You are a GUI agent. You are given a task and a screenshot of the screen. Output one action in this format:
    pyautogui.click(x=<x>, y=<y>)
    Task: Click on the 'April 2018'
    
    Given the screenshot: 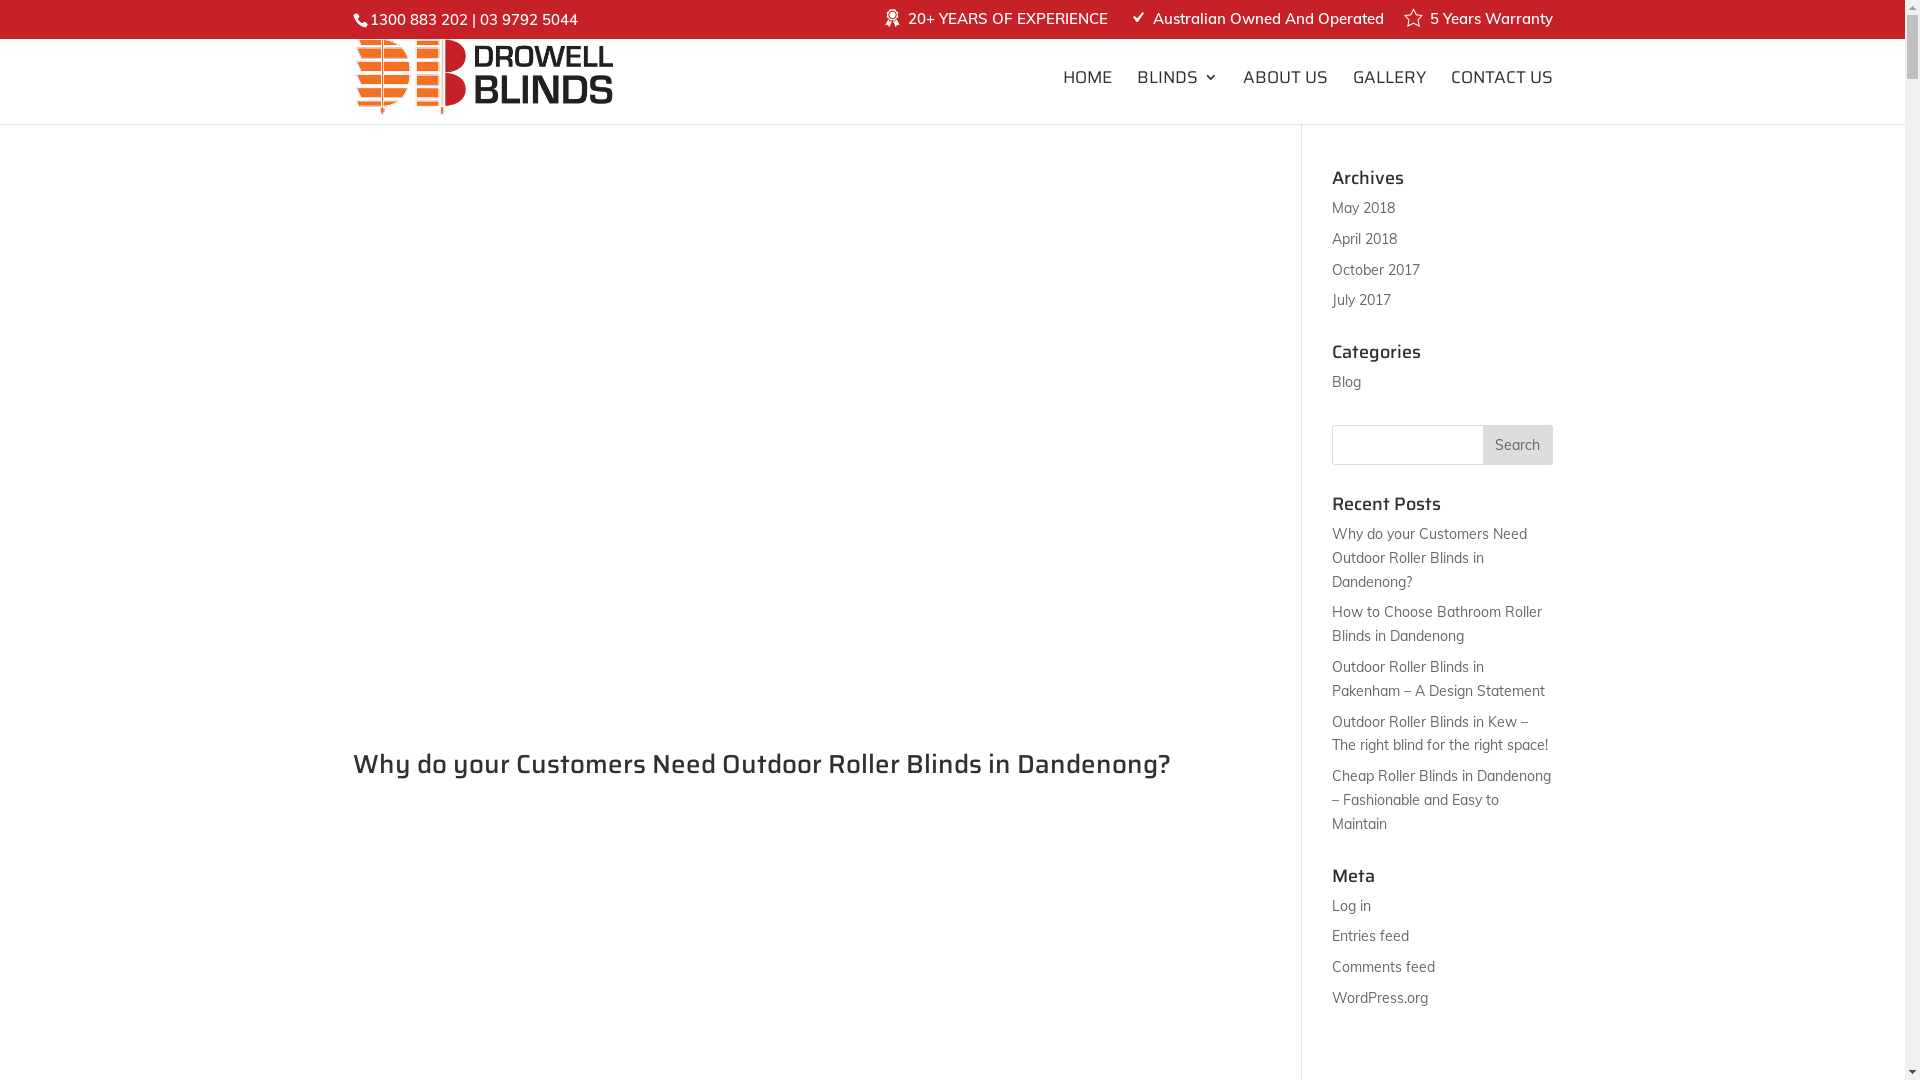 What is the action you would take?
    pyautogui.click(x=1363, y=238)
    